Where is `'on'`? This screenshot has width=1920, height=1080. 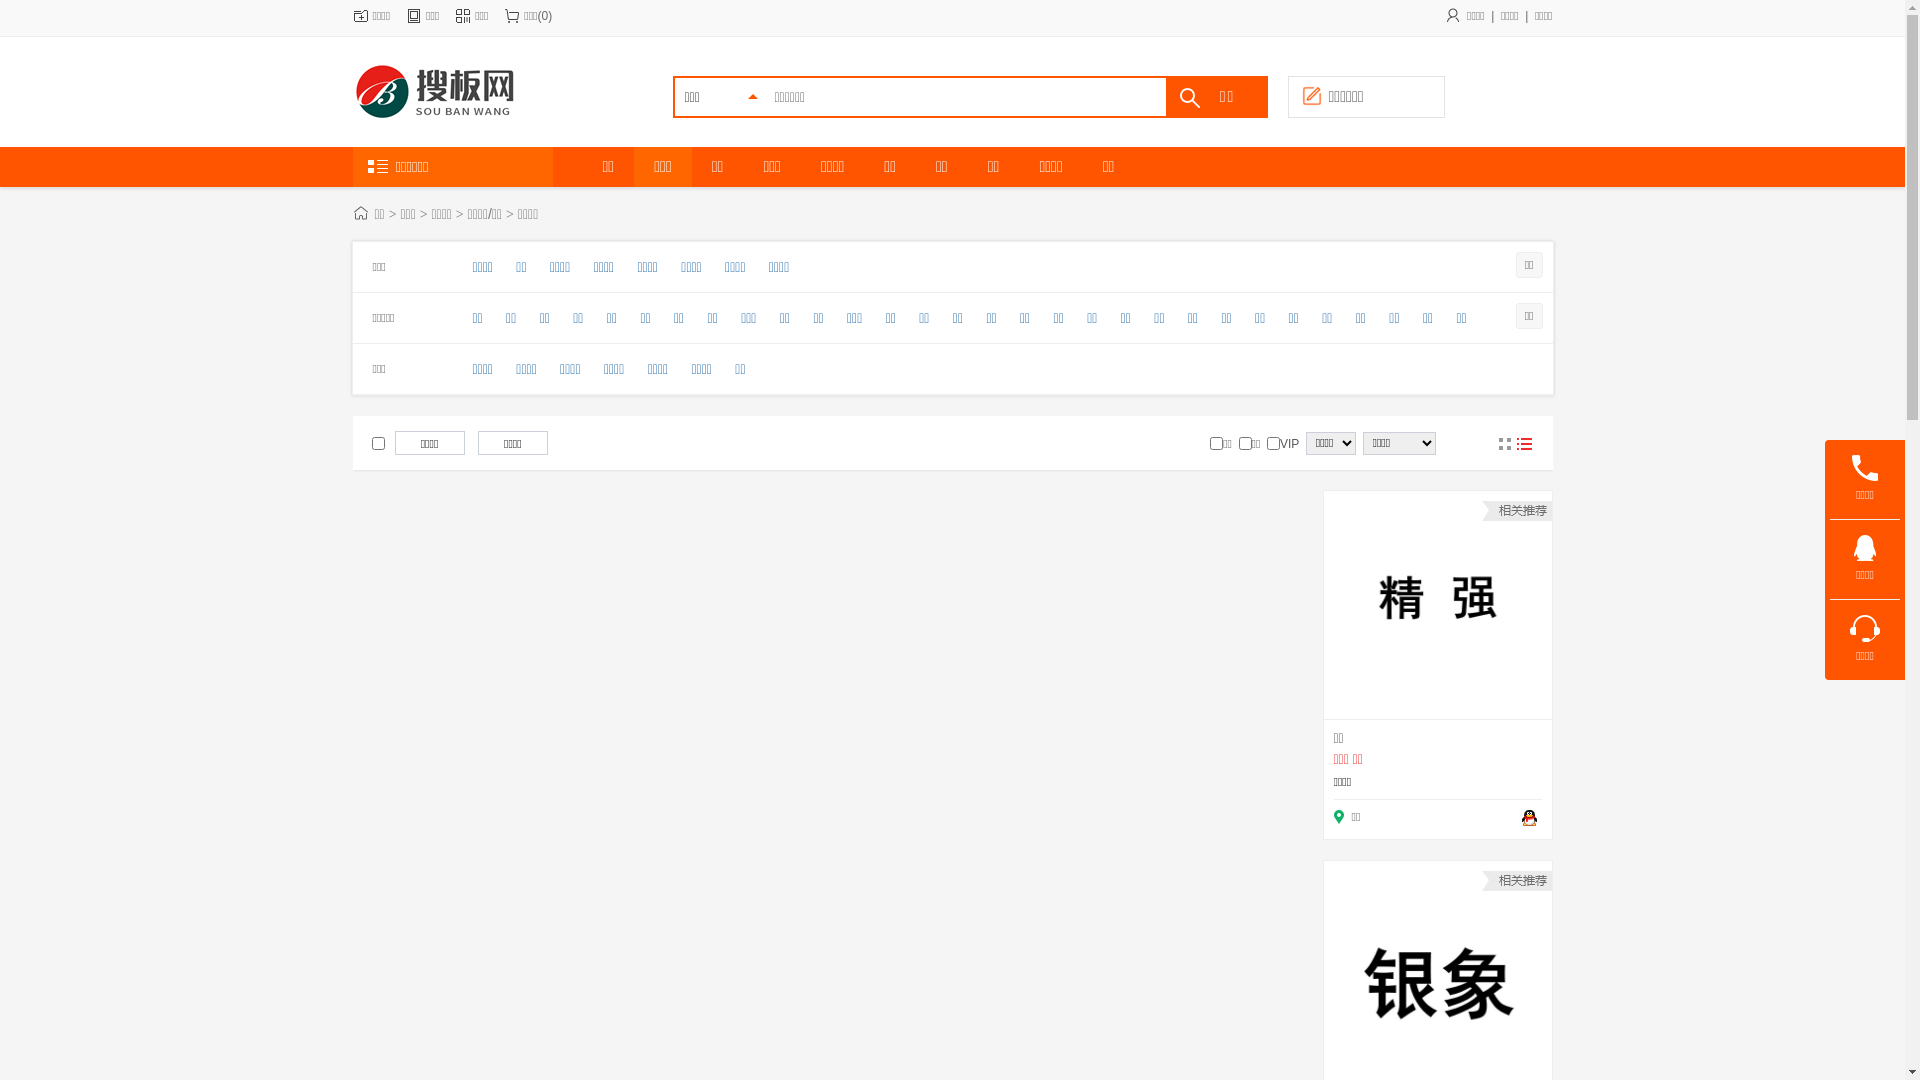 'on' is located at coordinates (1272, 442).